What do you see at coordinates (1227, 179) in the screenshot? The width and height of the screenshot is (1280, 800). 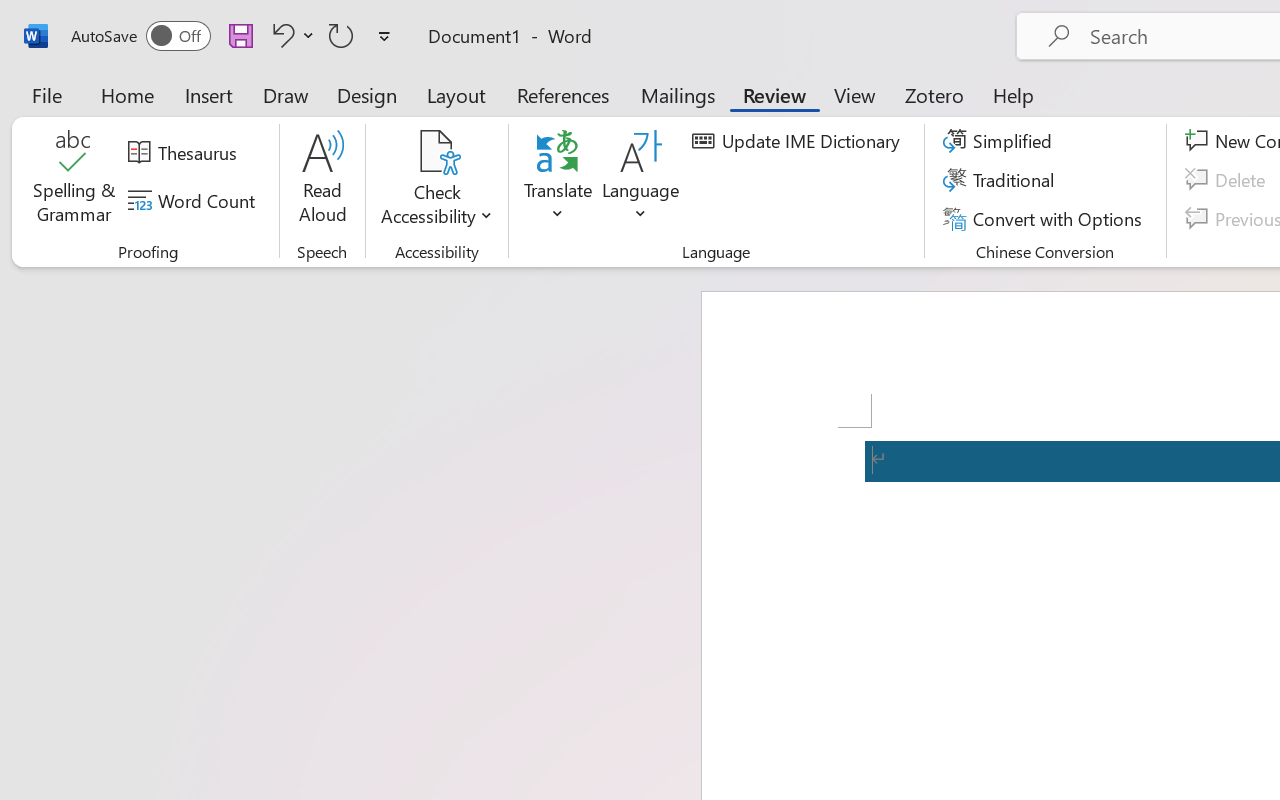 I see `'Delete'` at bounding box center [1227, 179].